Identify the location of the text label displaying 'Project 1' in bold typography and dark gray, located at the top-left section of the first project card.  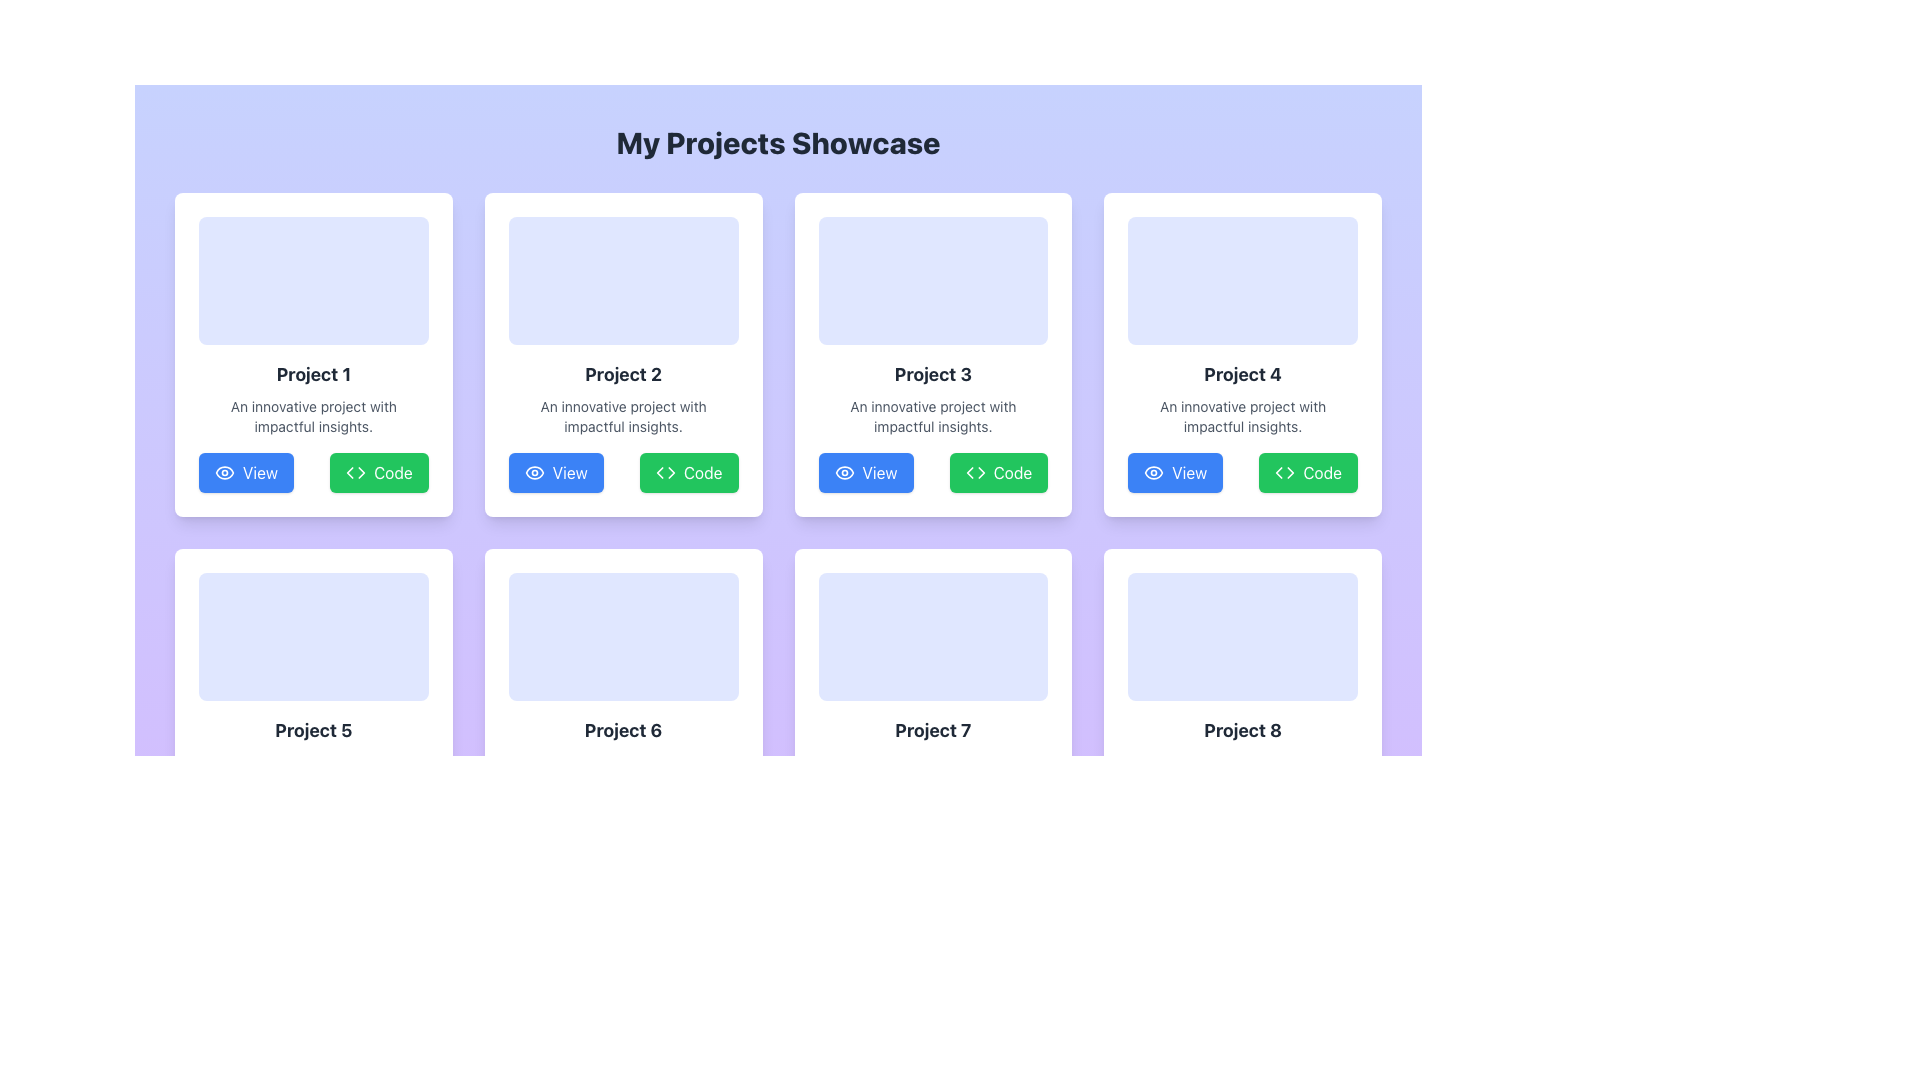
(312, 374).